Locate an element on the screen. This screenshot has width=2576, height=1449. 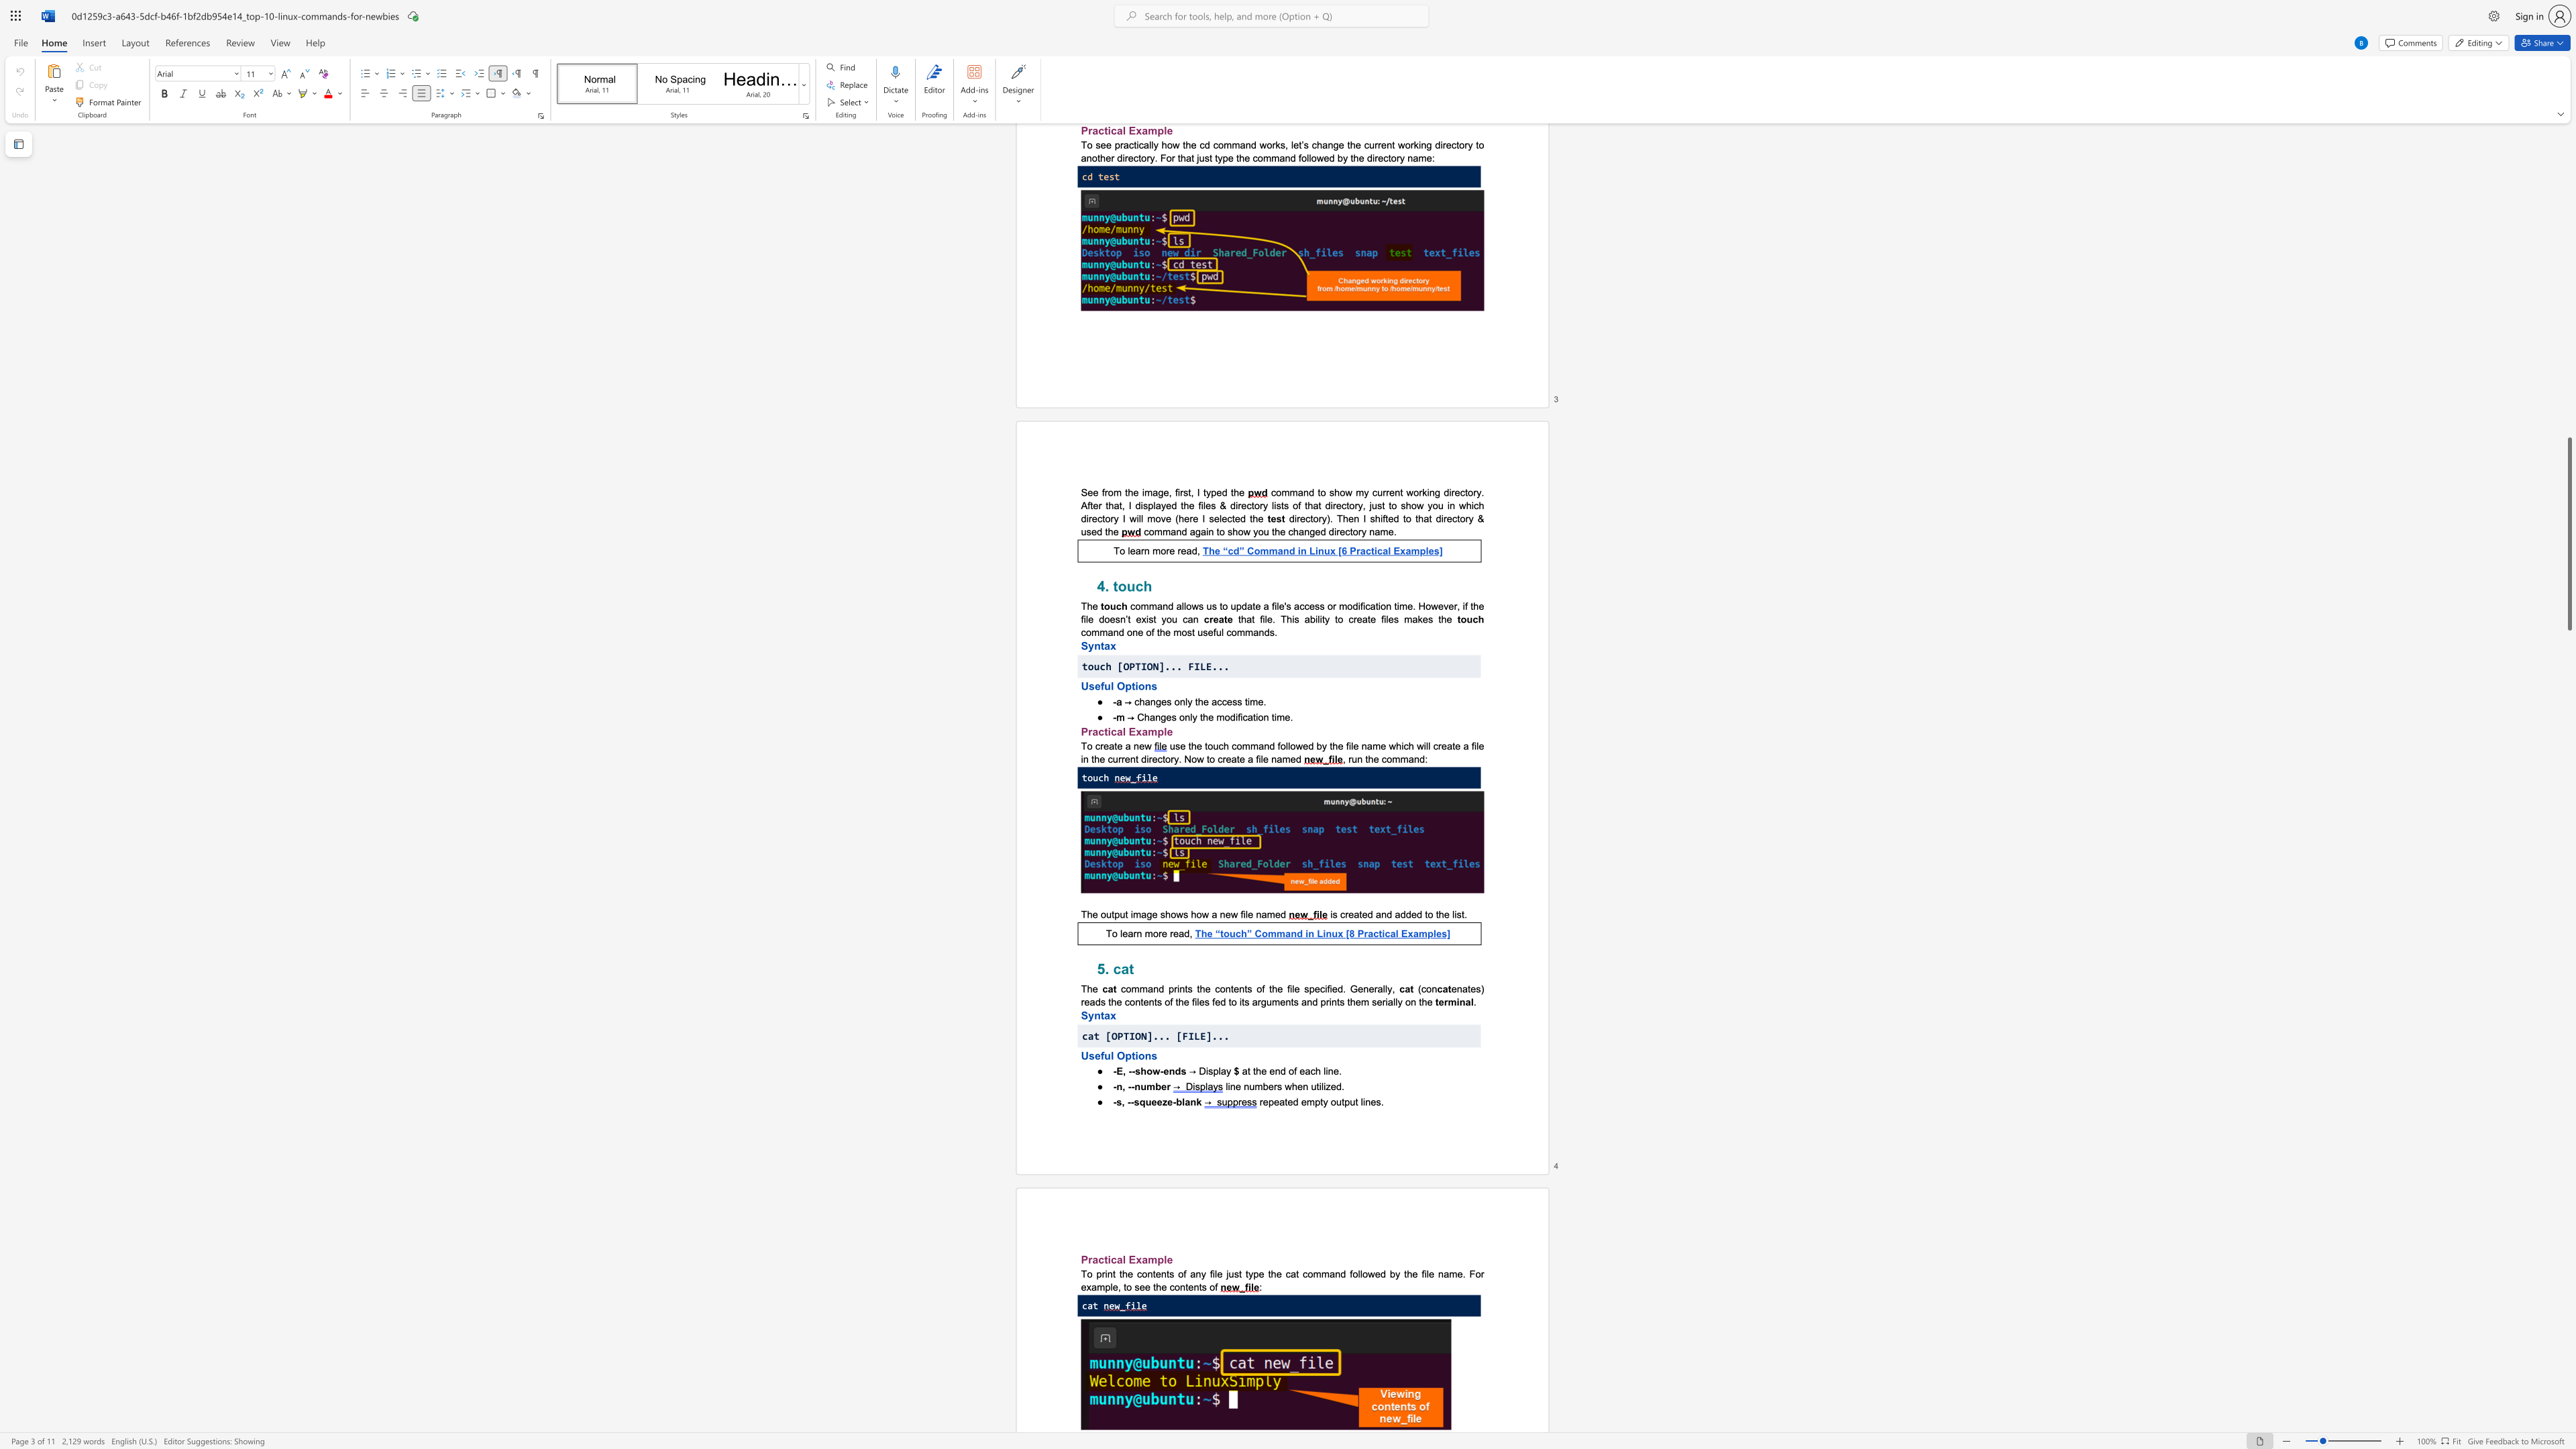
the subset text "ion" within the text "Useful Options" is located at coordinates (1134, 1054).